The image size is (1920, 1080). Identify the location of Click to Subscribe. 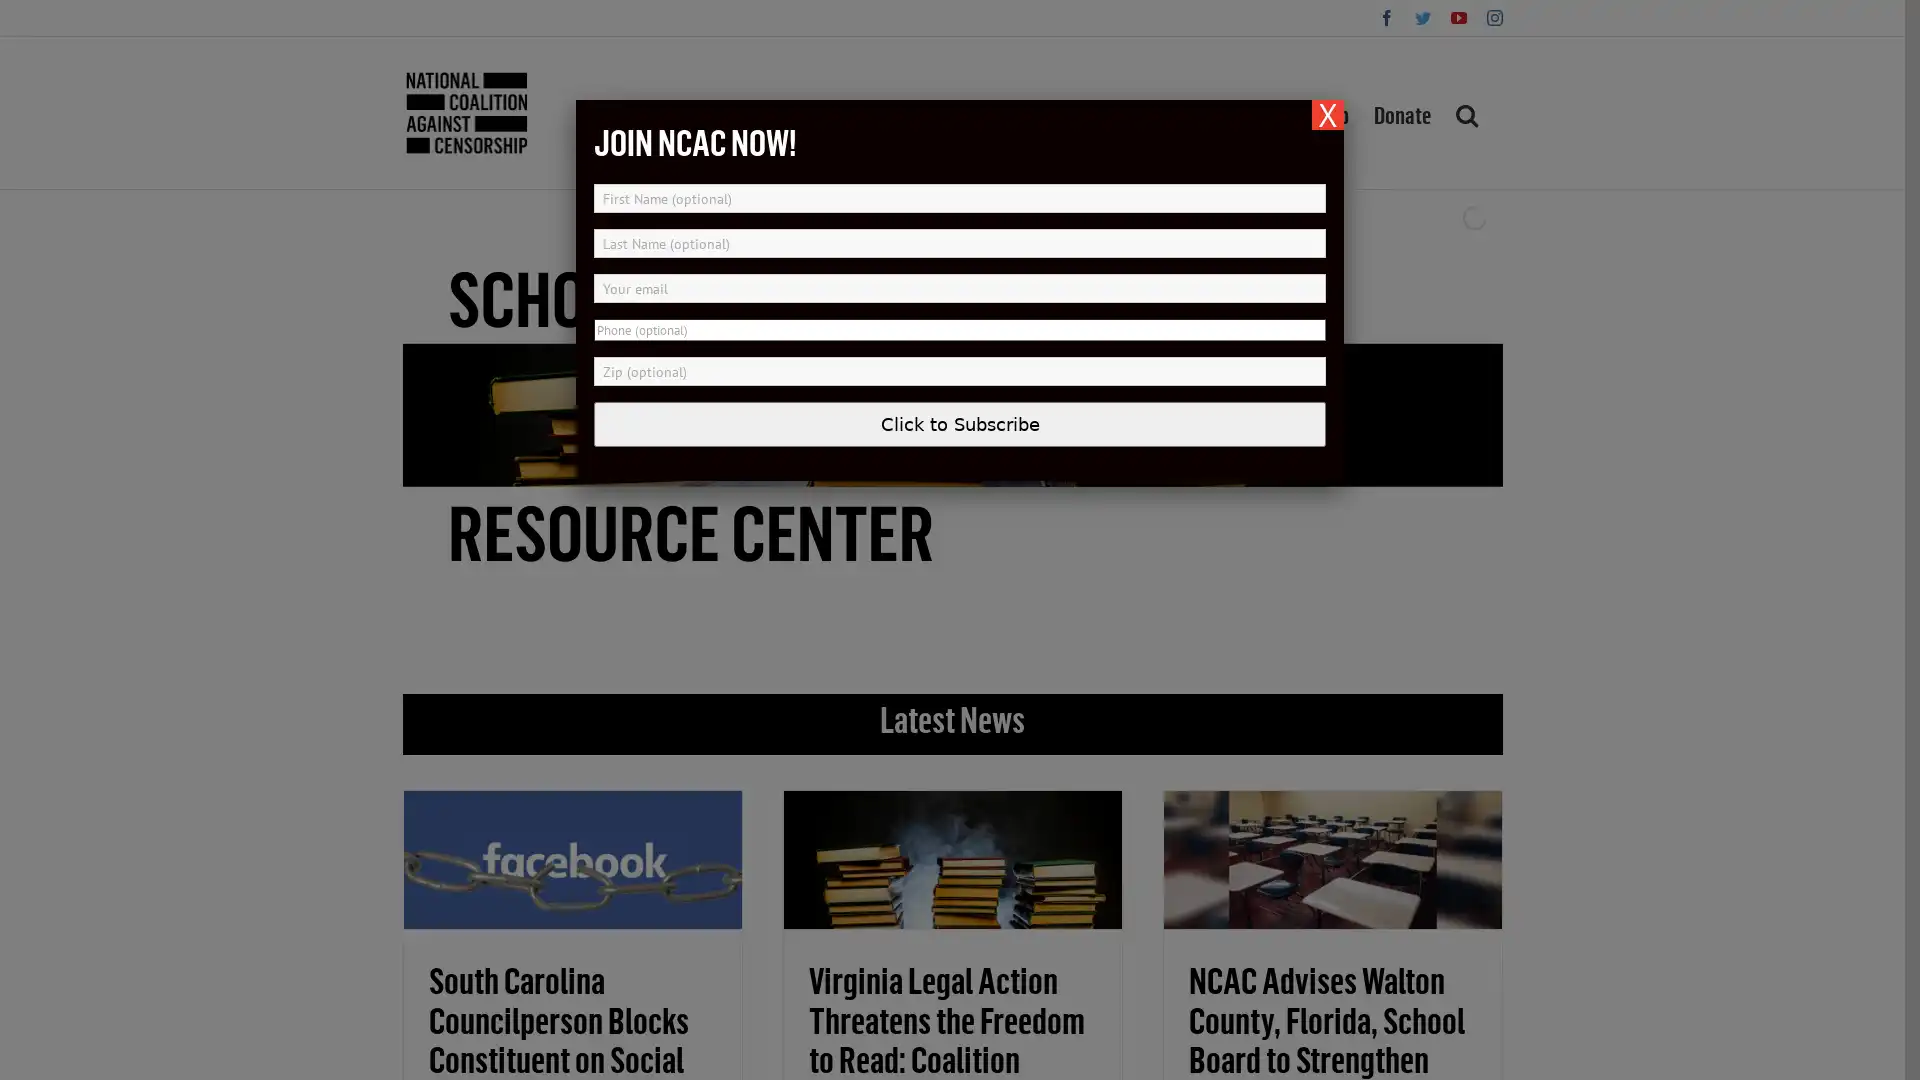
(960, 423).